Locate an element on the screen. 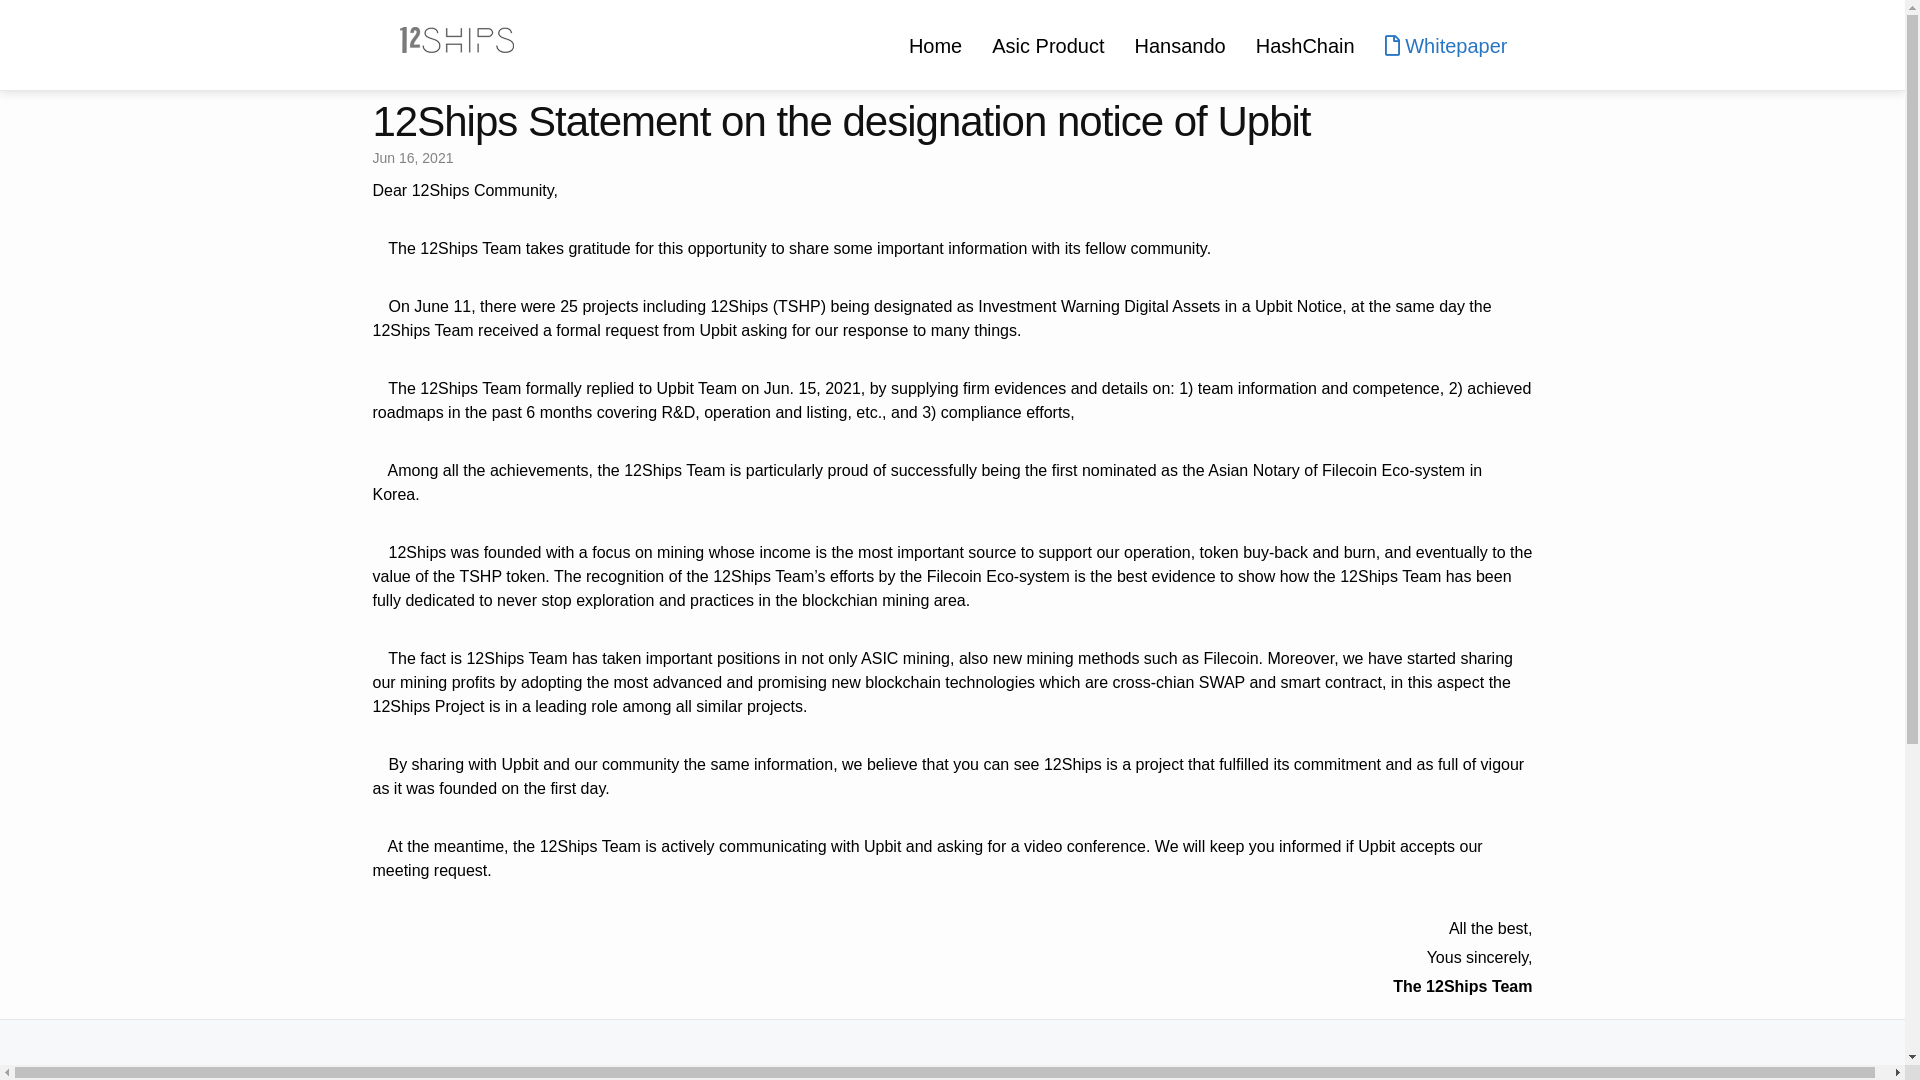 Image resolution: width=1920 pixels, height=1080 pixels. 'HashChain' is located at coordinates (1305, 45).